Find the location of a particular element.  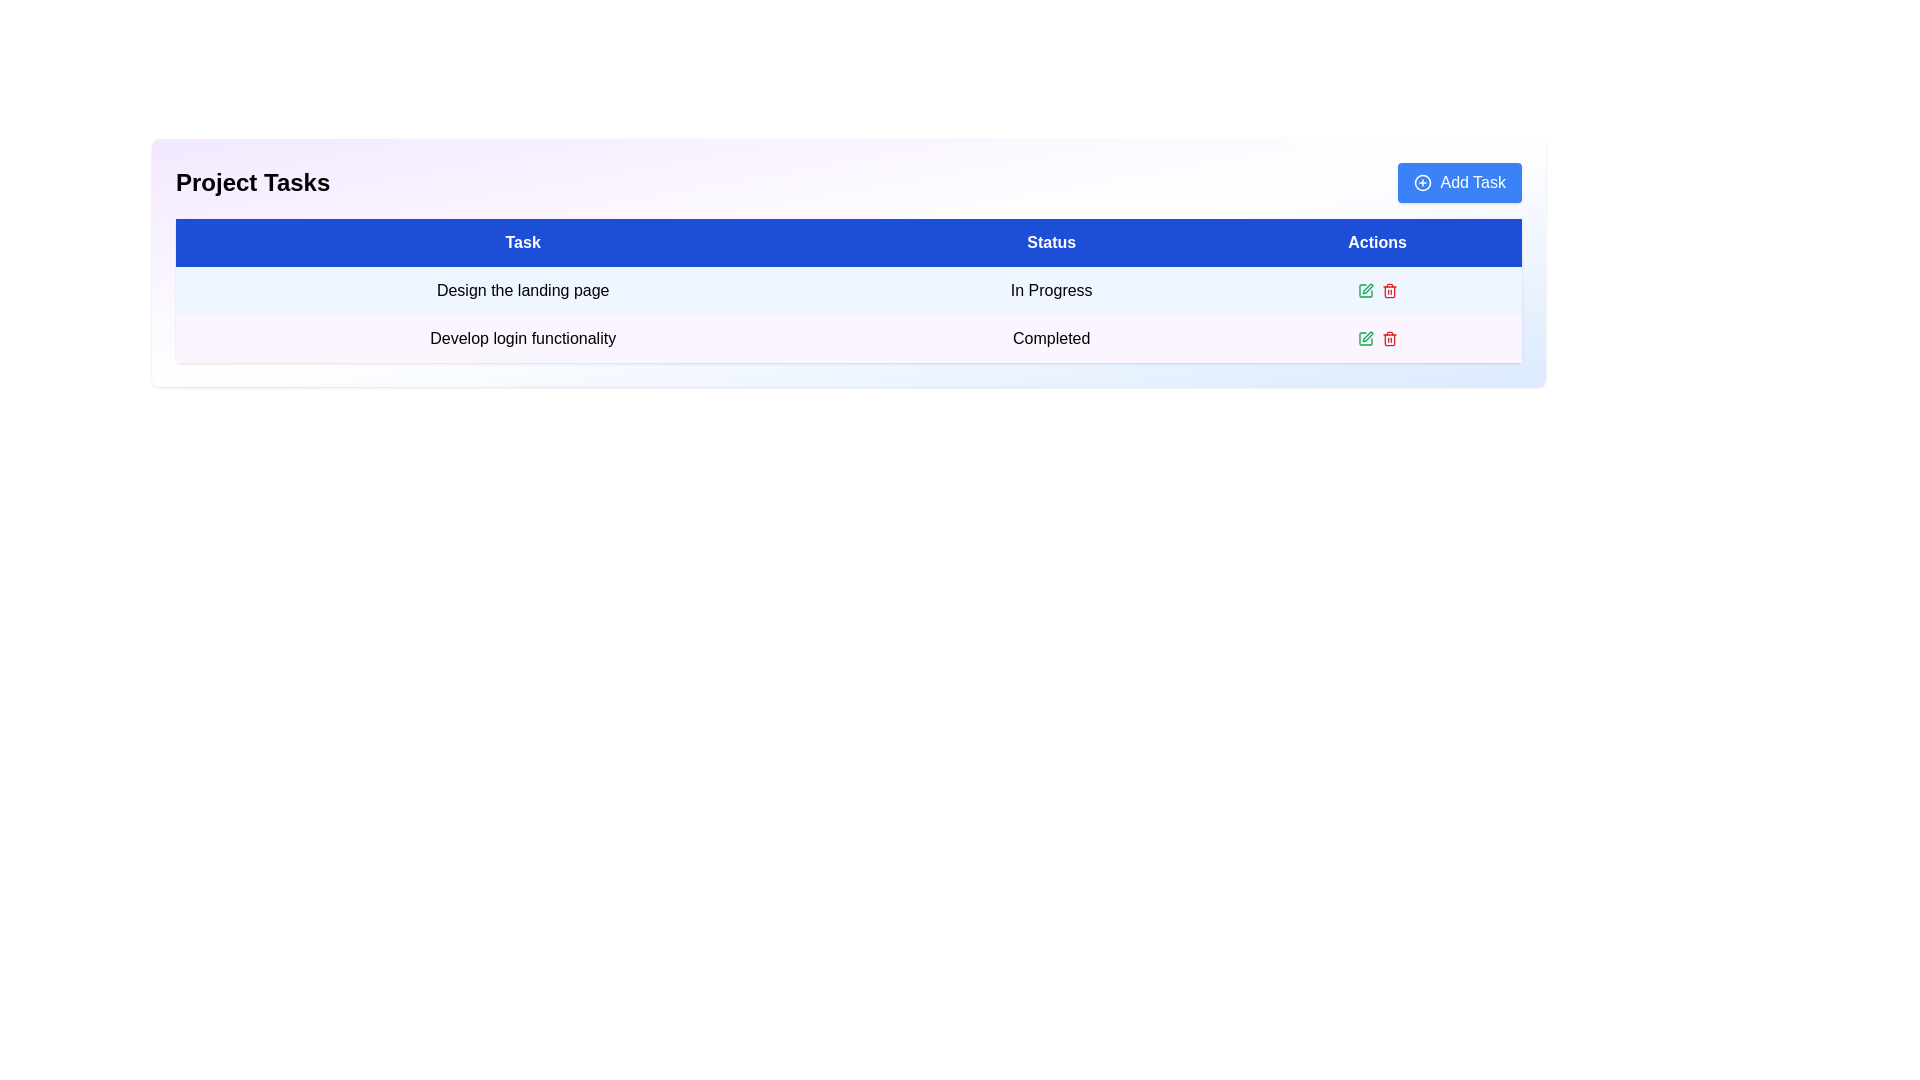

the table row displaying the task 'Develop login functionality' with status 'Completed' is located at coordinates (849, 338).